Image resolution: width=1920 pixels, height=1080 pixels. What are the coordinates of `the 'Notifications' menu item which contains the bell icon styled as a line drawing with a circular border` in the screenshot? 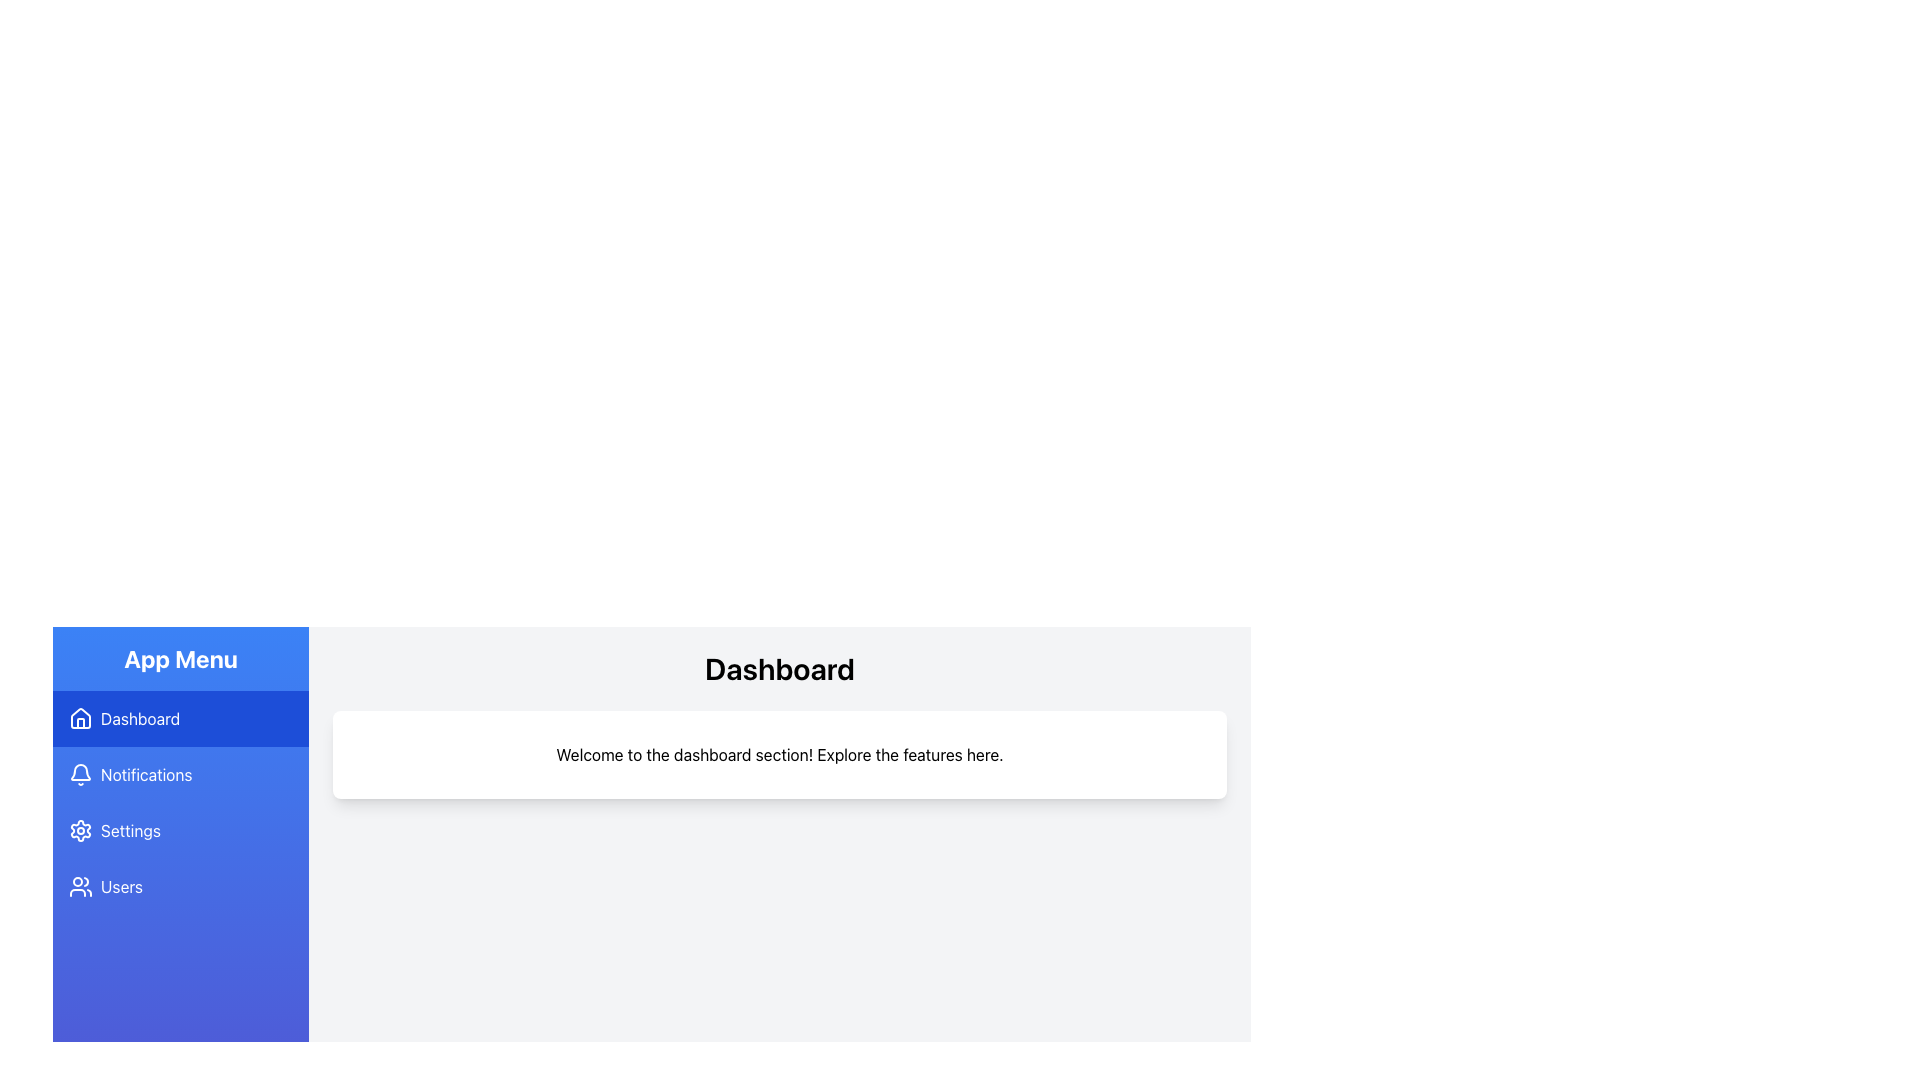 It's located at (80, 774).